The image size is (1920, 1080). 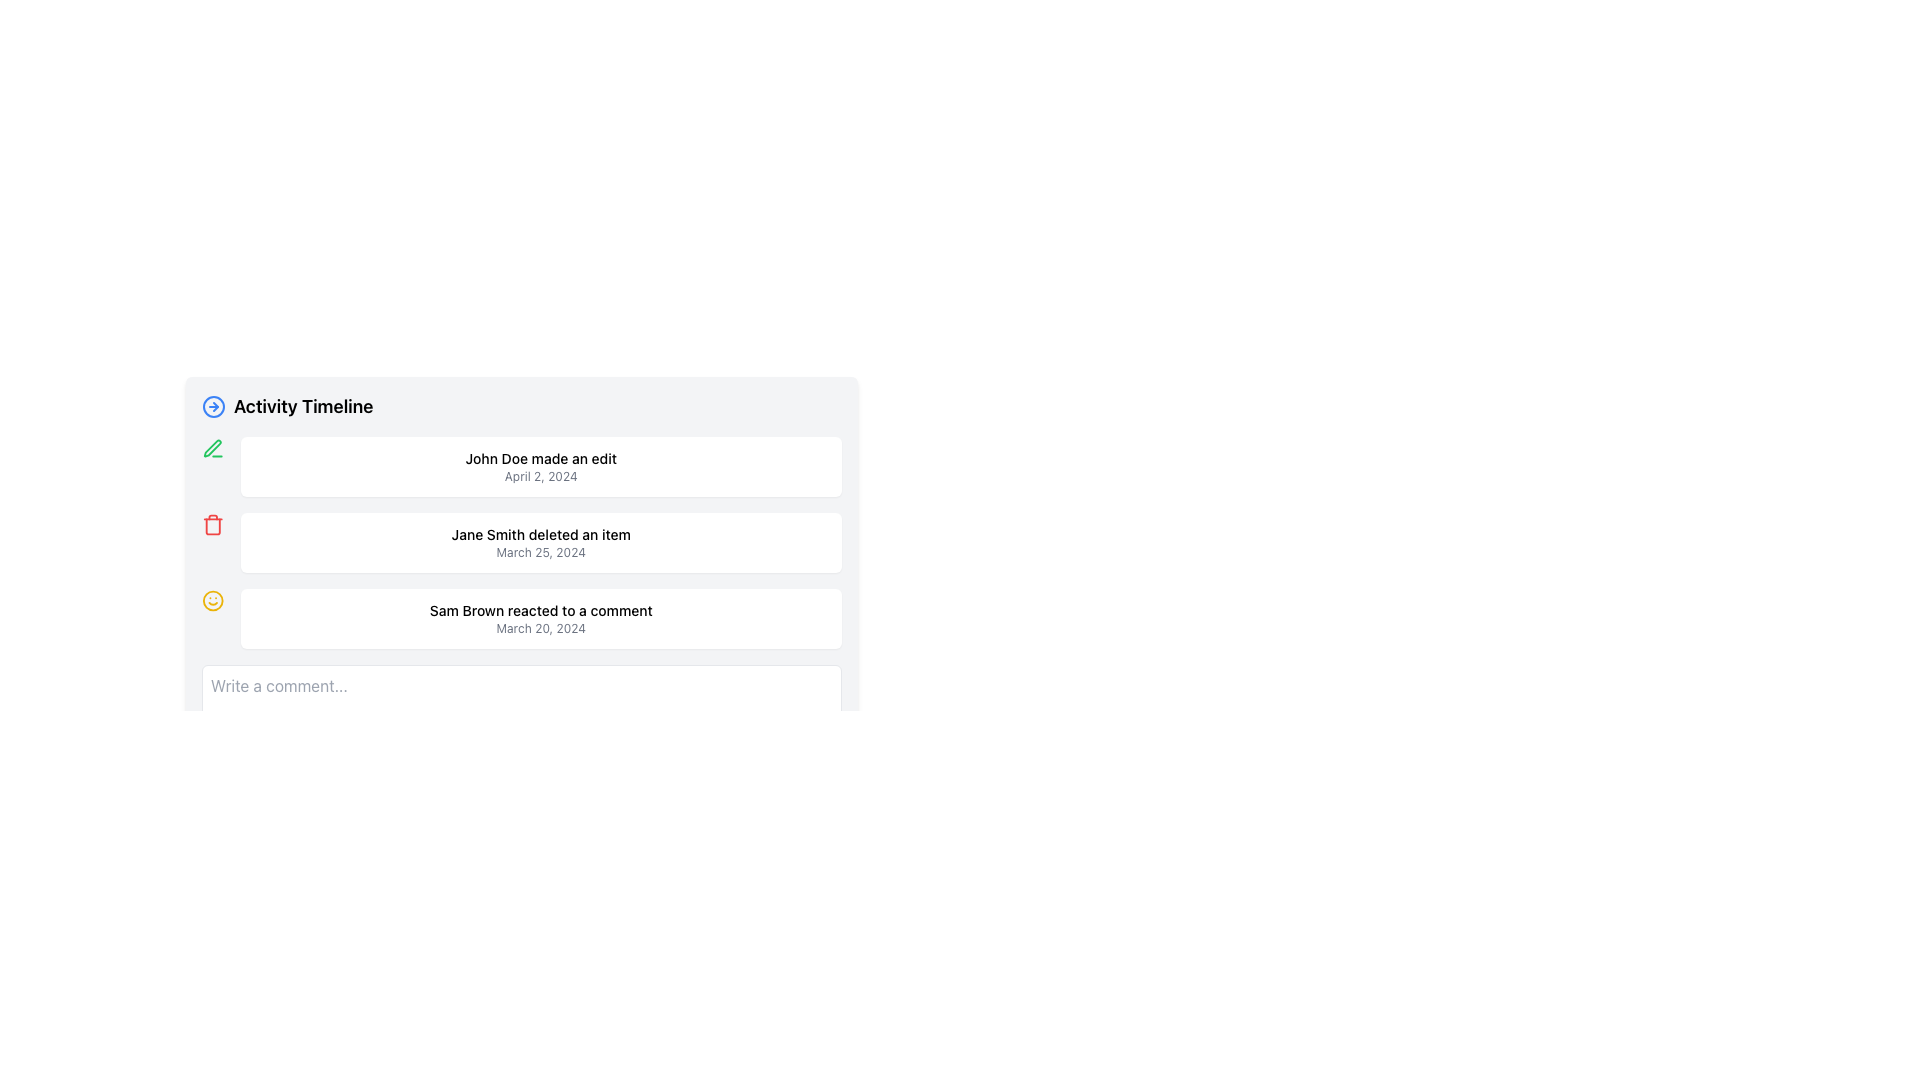 What do you see at coordinates (522, 603) in the screenshot?
I see `the timeline entry titled 'Sam Brown reacted to a comment' which is the third entry in the Activity Timeline` at bounding box center [522, 603].